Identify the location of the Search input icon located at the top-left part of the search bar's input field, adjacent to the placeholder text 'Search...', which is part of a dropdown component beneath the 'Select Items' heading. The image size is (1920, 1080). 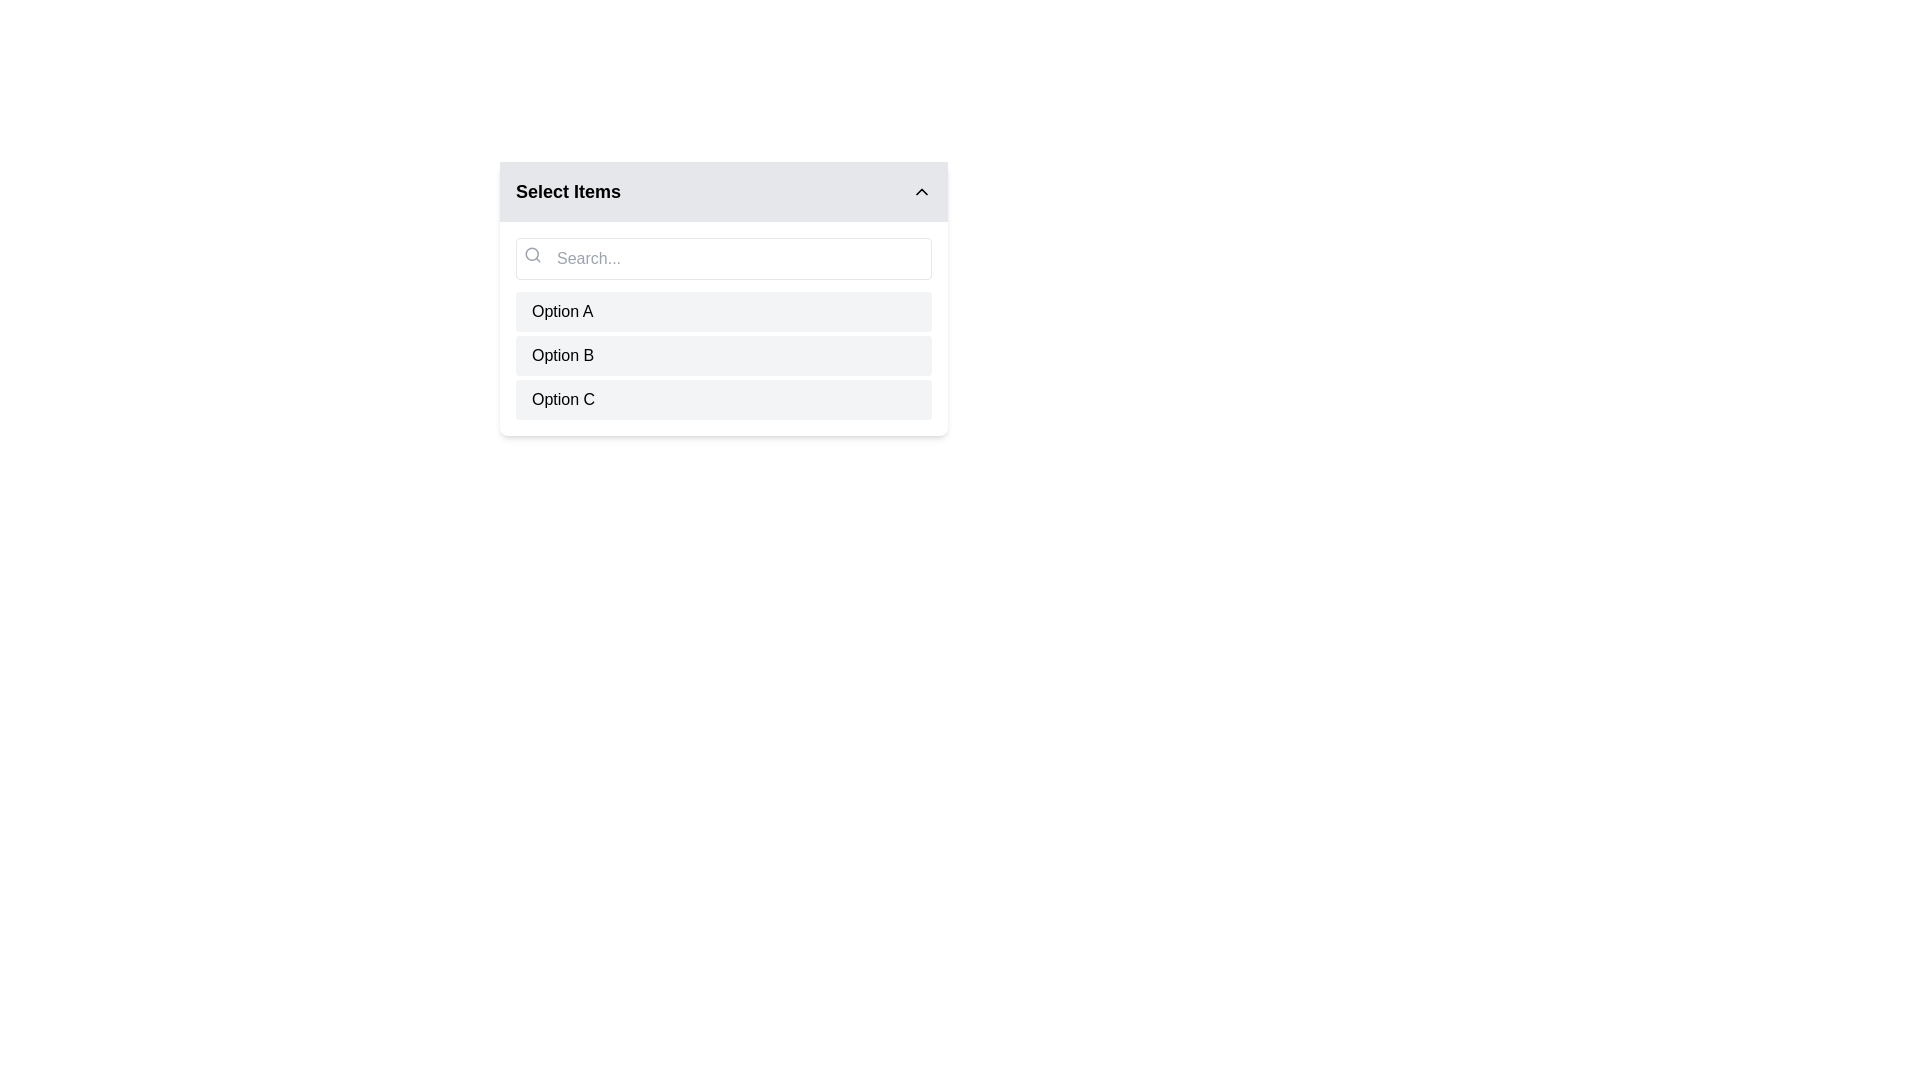
(532, 253).